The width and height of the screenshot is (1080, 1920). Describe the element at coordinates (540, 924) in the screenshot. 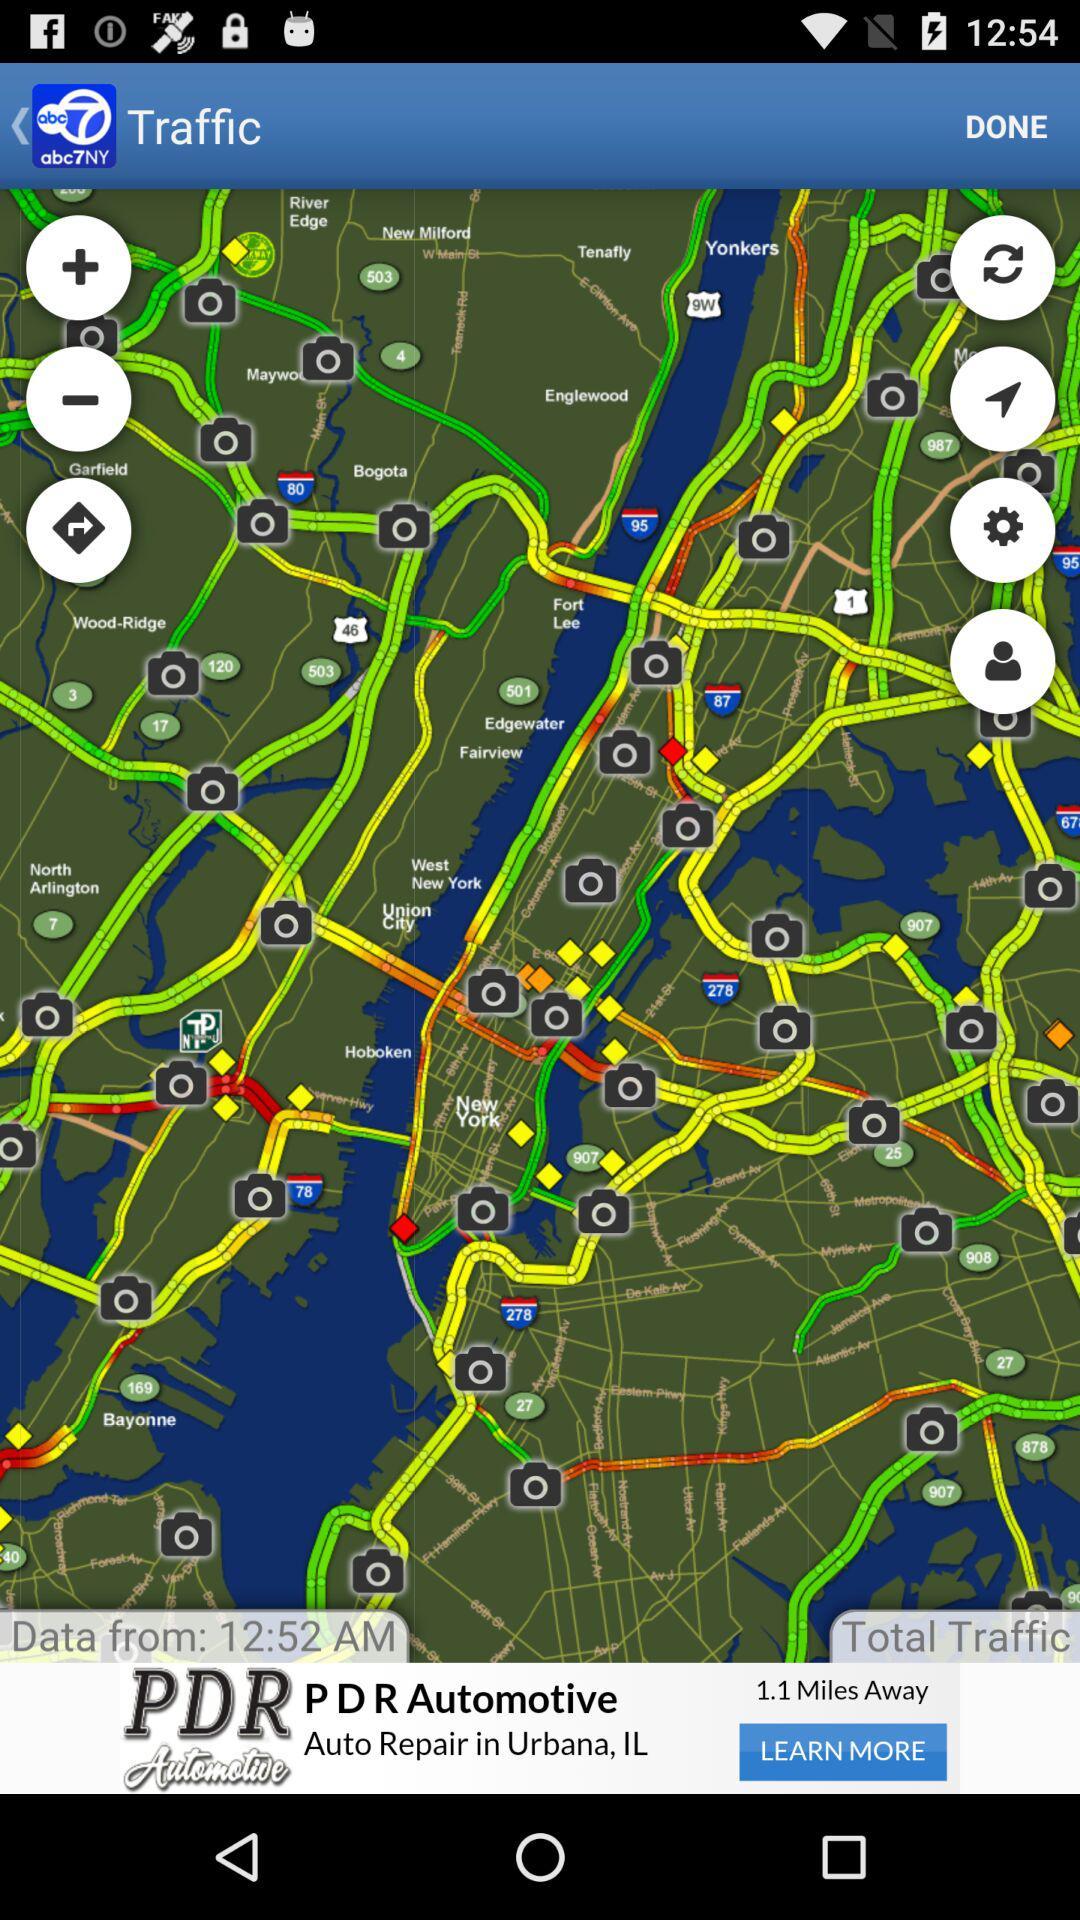

I see `google map` at that location.